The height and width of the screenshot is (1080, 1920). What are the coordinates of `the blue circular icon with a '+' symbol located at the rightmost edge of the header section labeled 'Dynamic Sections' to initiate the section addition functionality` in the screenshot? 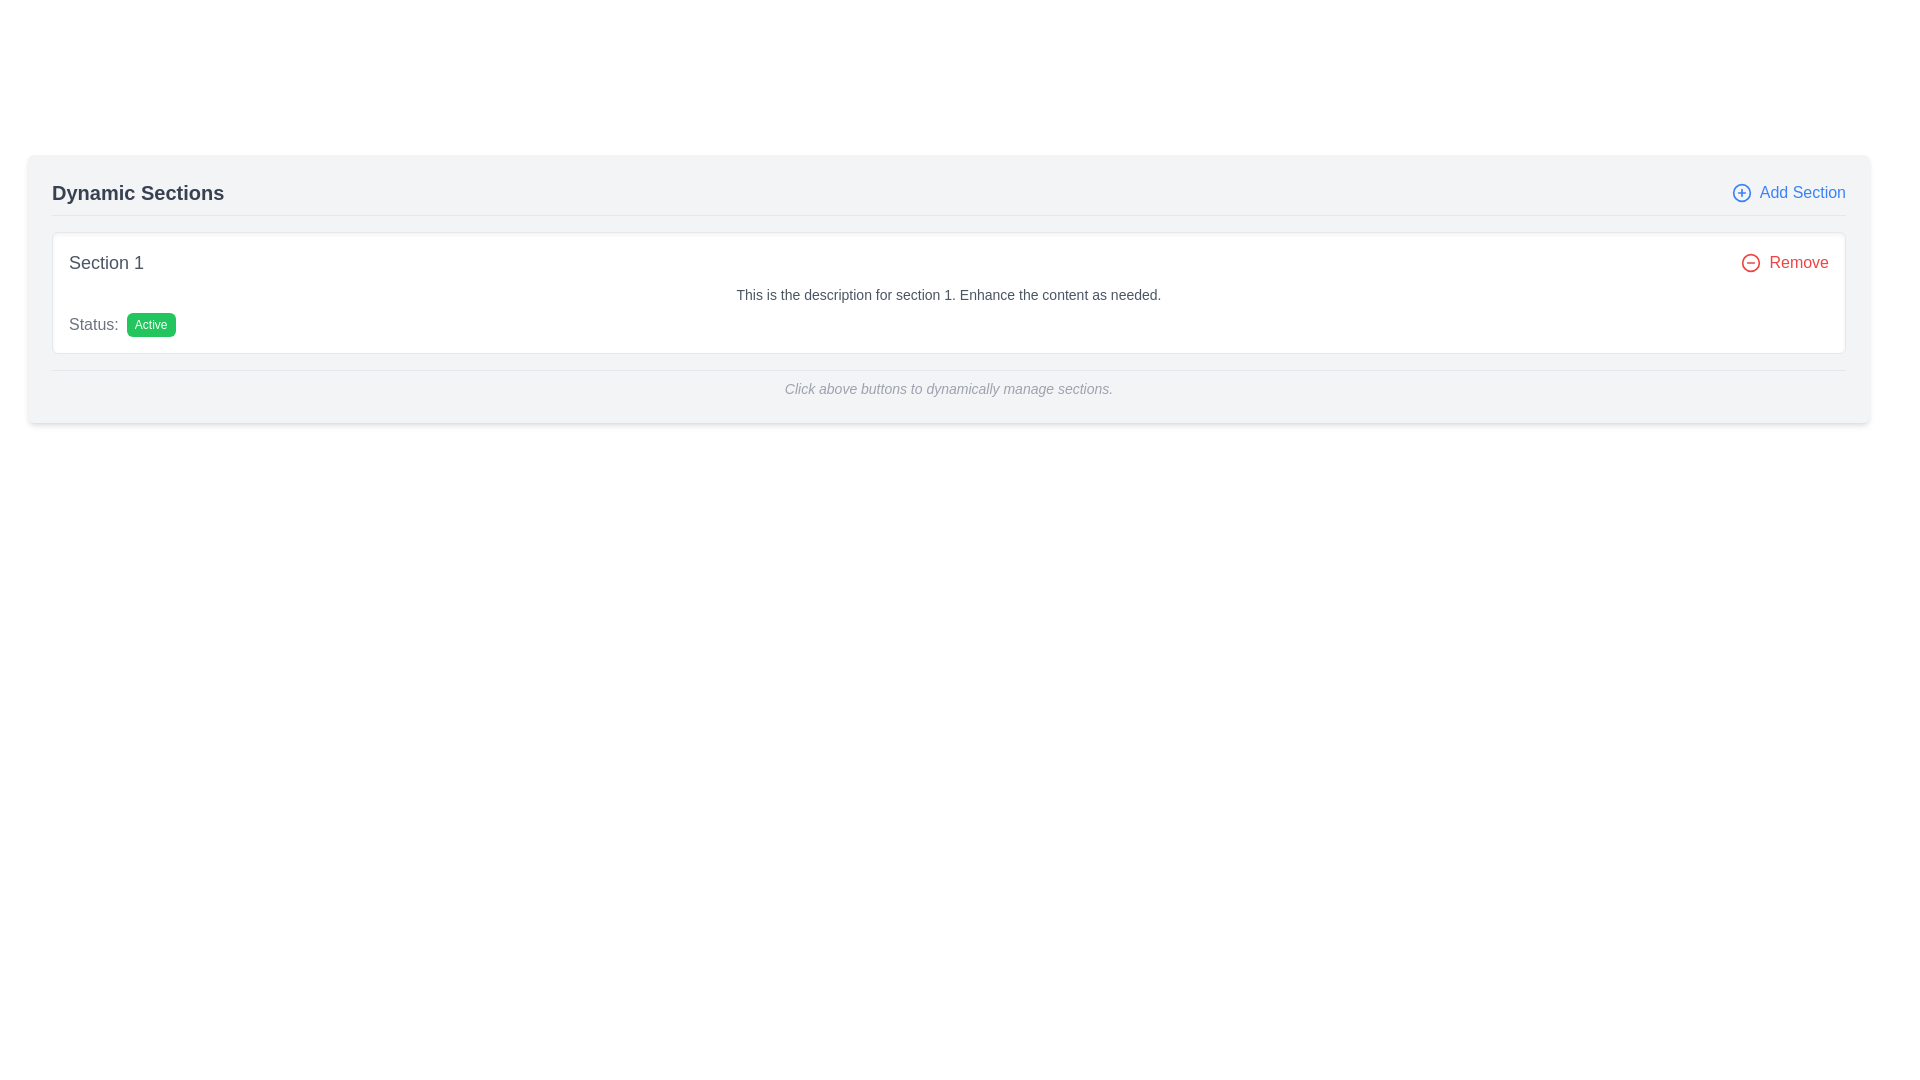 It's located at (1740, 192).